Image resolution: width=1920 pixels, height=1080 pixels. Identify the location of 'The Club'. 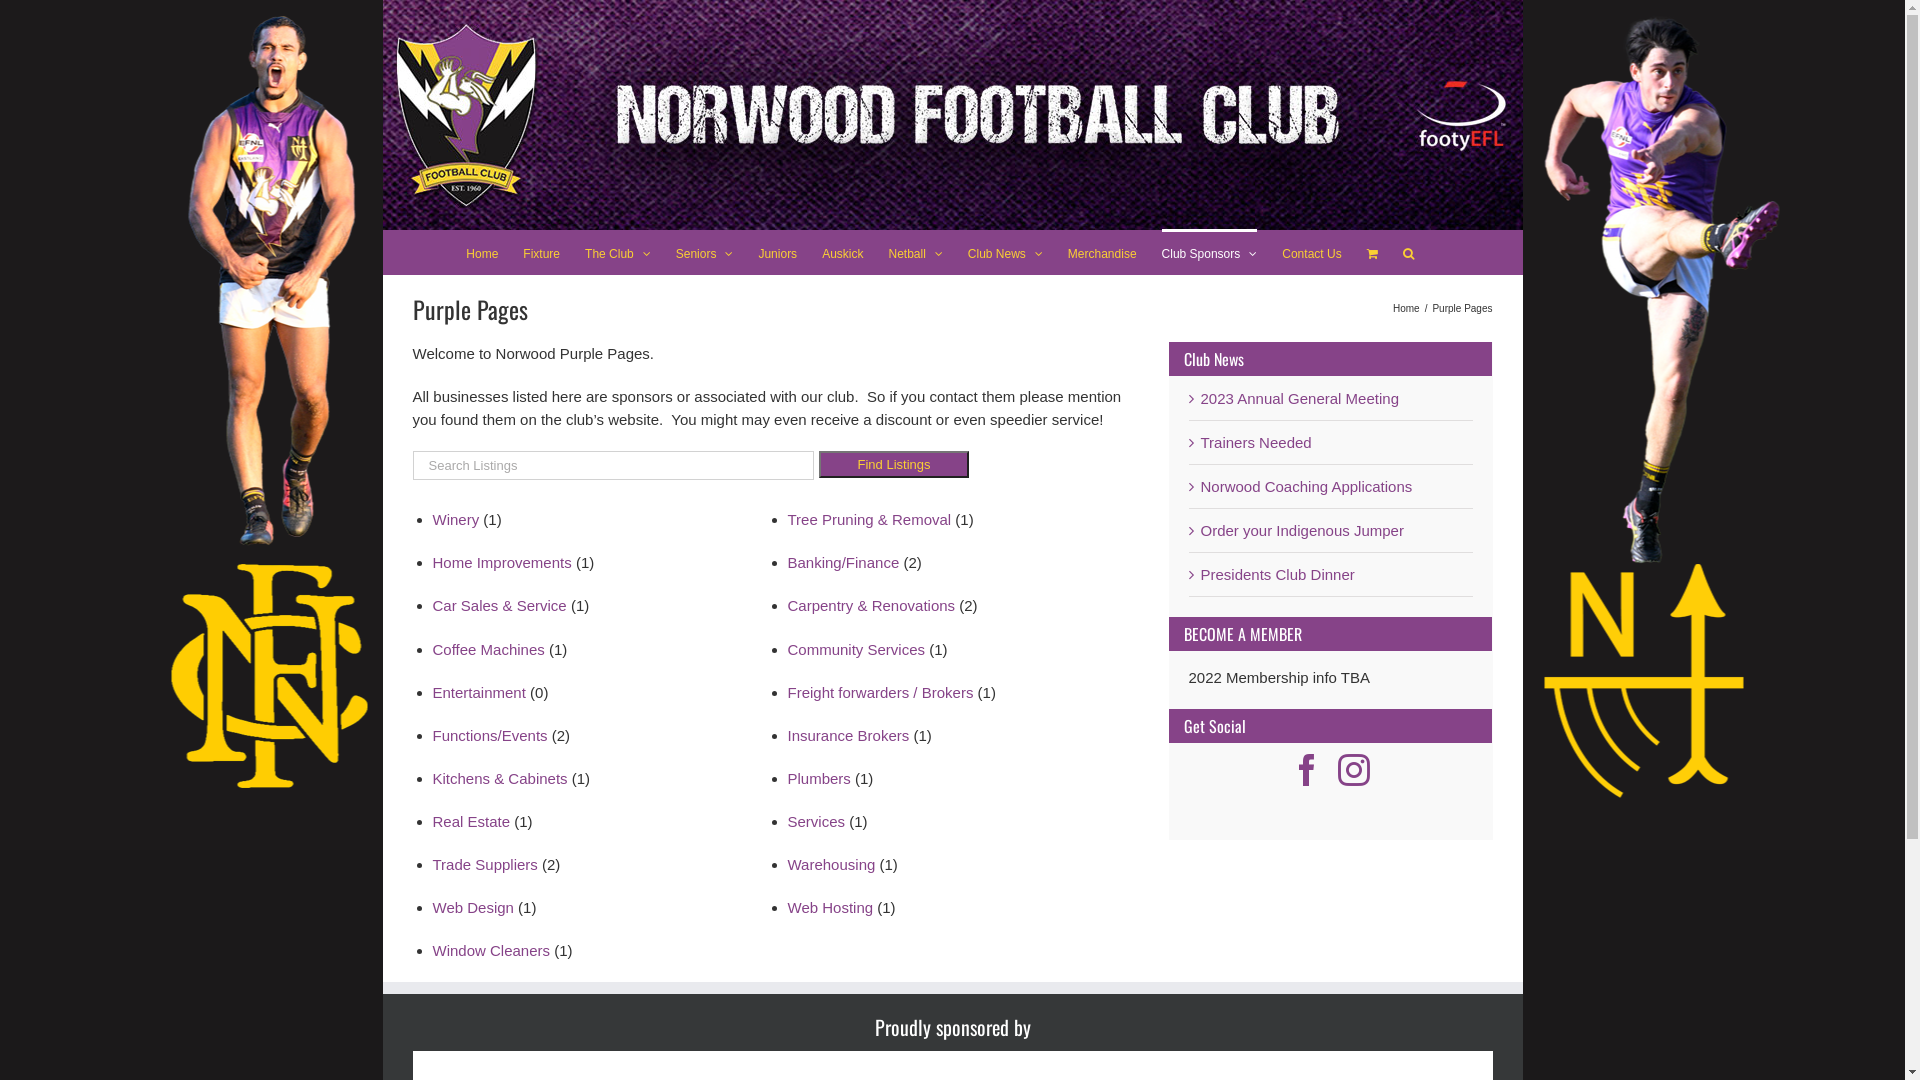
(584, 250).